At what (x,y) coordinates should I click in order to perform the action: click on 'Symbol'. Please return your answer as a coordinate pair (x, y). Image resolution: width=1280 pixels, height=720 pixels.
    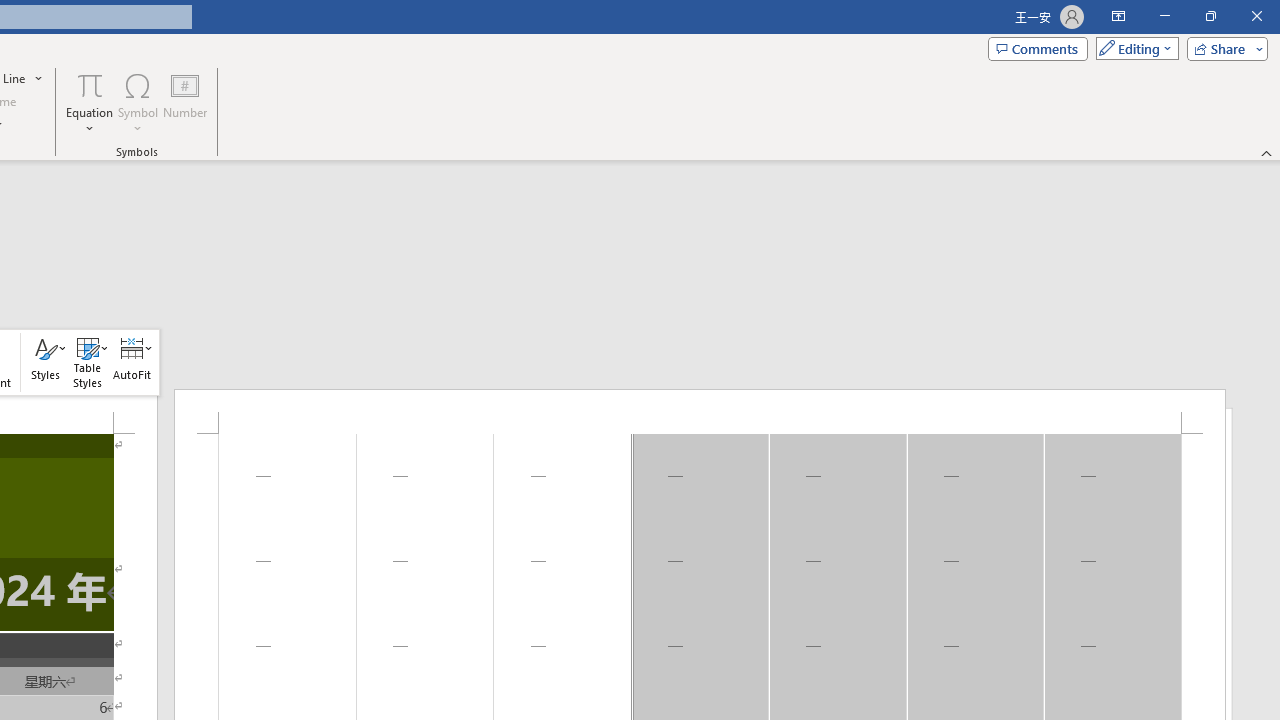
    Looking at the image, I should click on (137, 103).